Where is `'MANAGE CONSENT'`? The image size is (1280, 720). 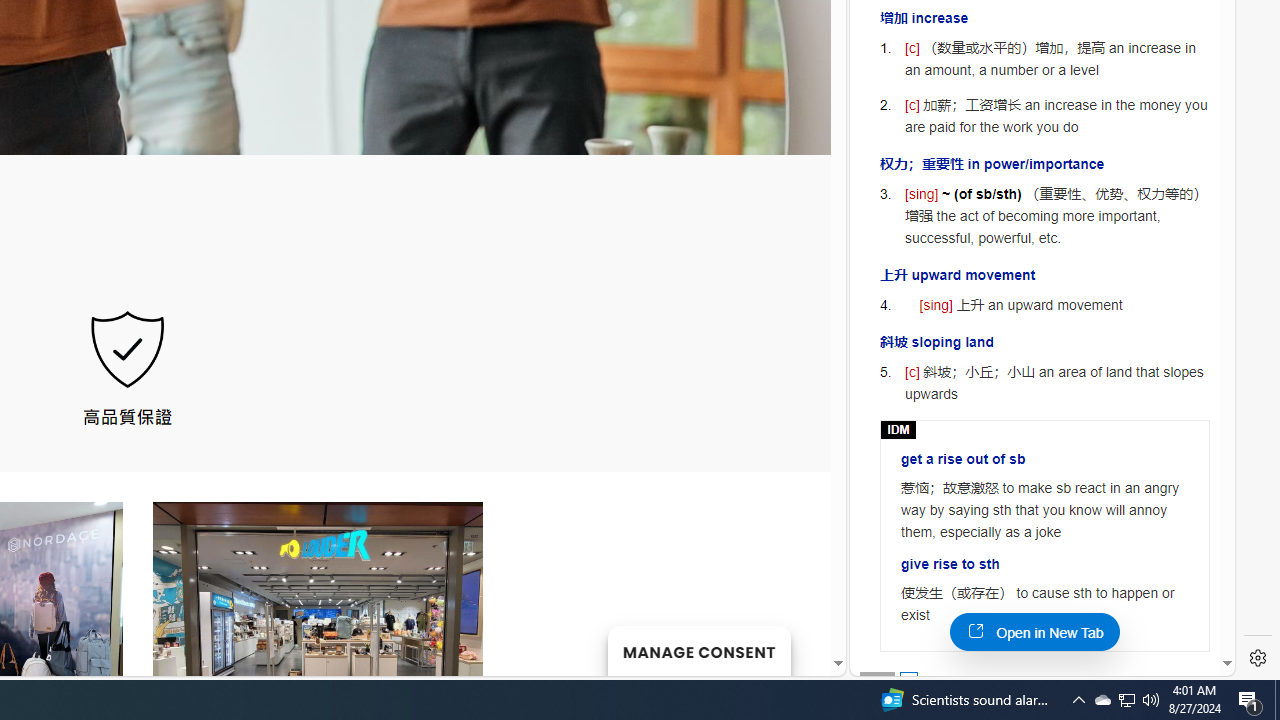
'MANAGE CONSENT' is located at coordinates (698, 650).